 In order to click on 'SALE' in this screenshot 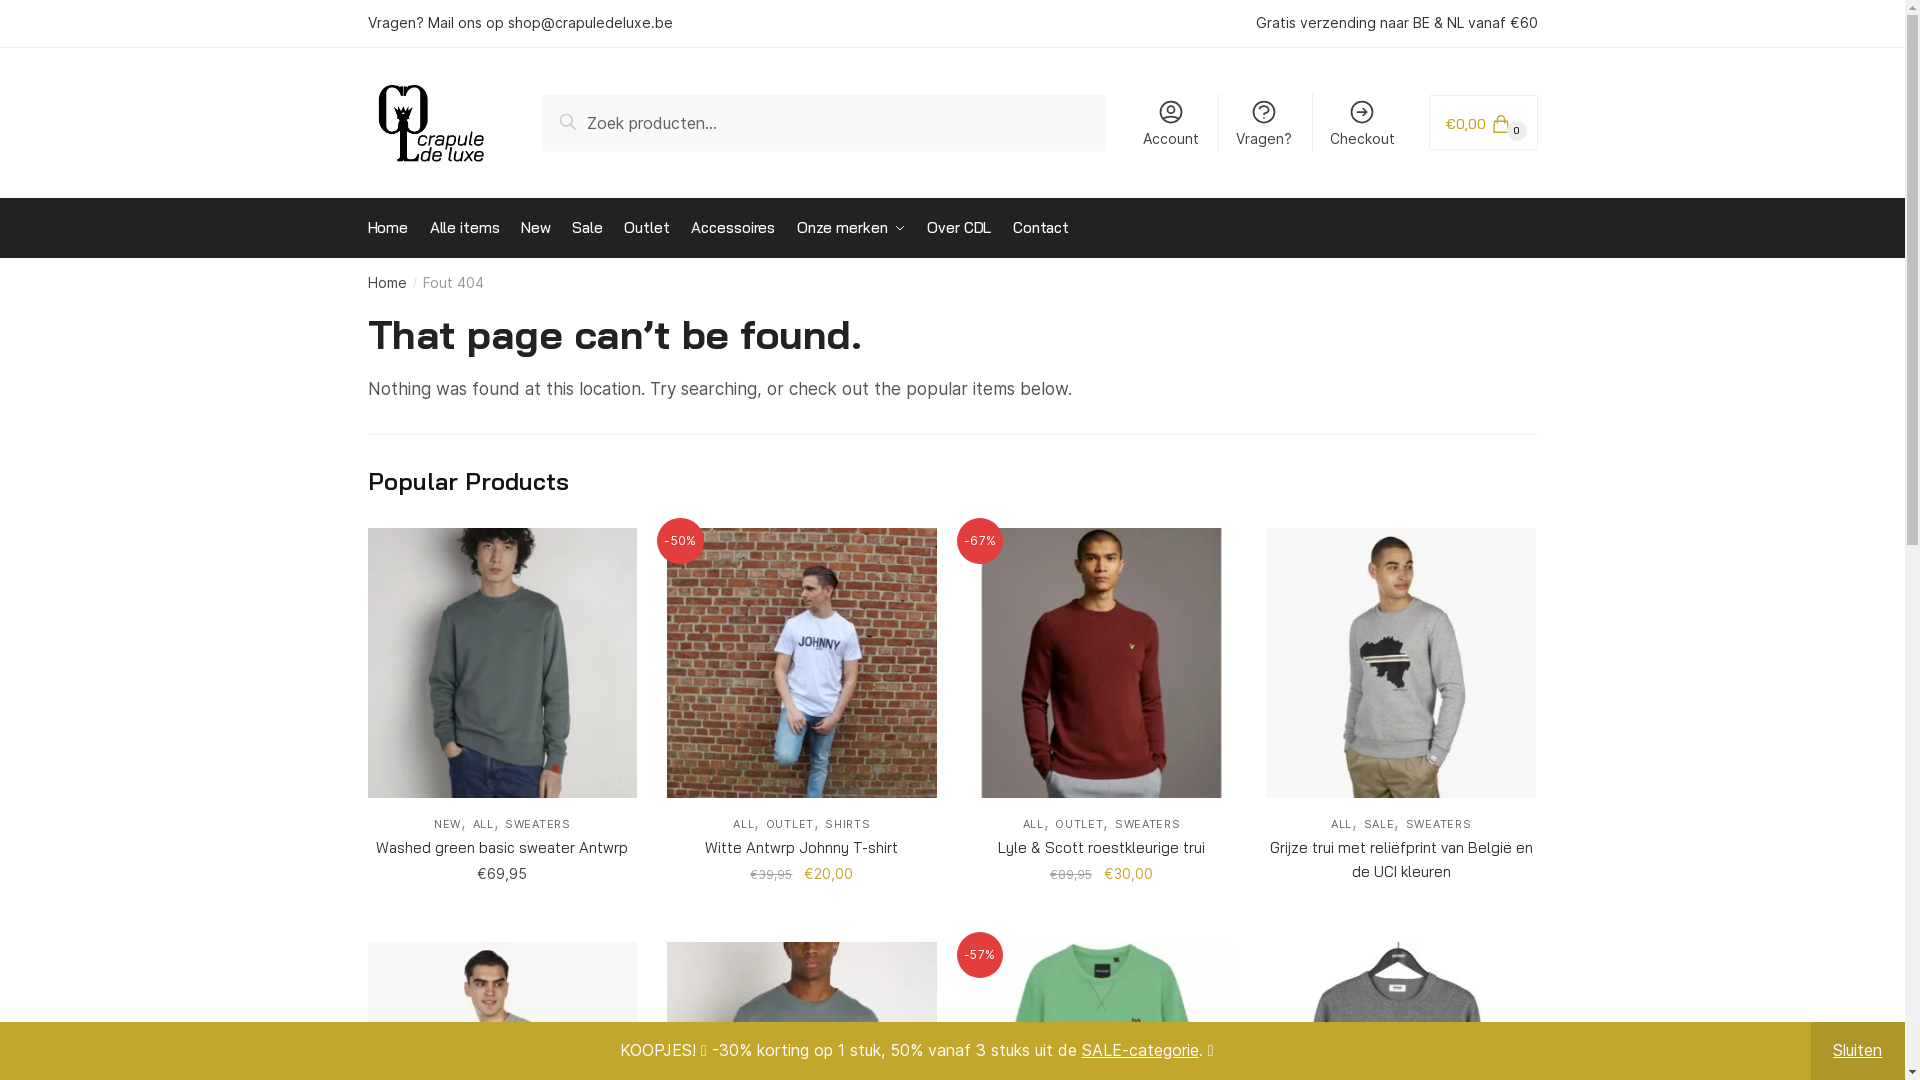, I will do `click(1362, 824)`.